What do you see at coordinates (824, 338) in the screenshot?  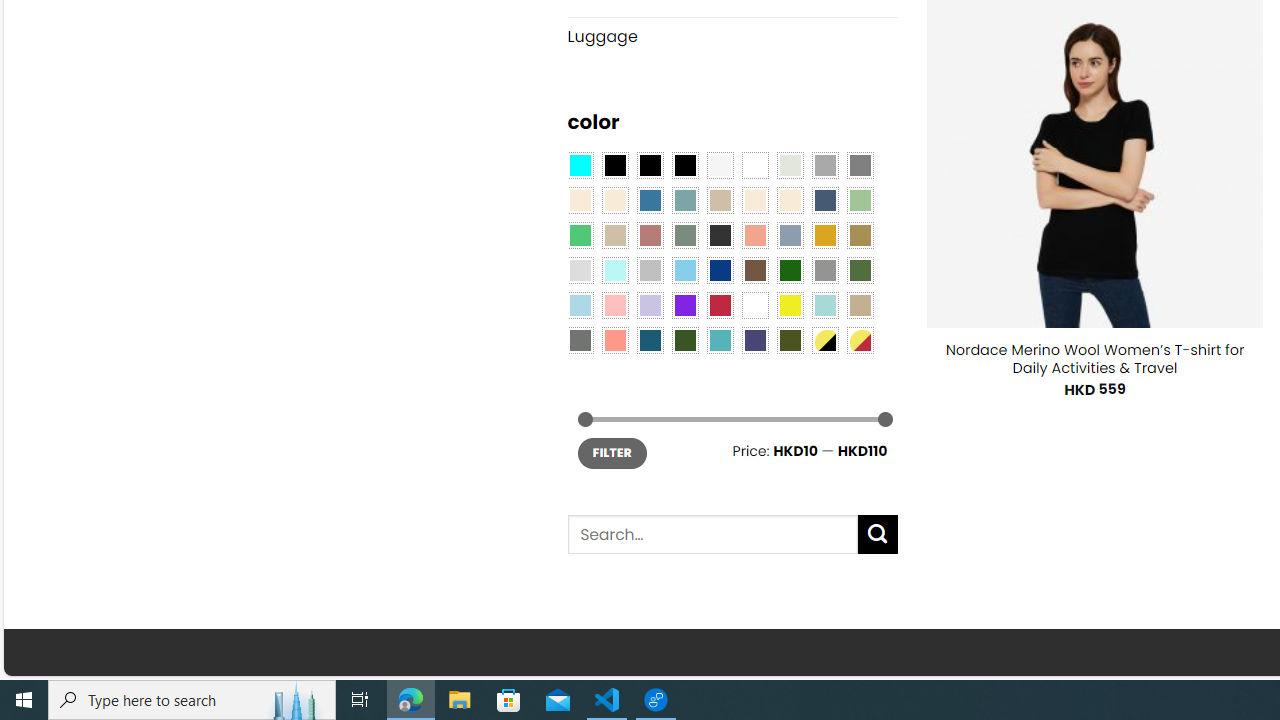 I see `'Yellow-Black'` at bounding box center [824, 338].